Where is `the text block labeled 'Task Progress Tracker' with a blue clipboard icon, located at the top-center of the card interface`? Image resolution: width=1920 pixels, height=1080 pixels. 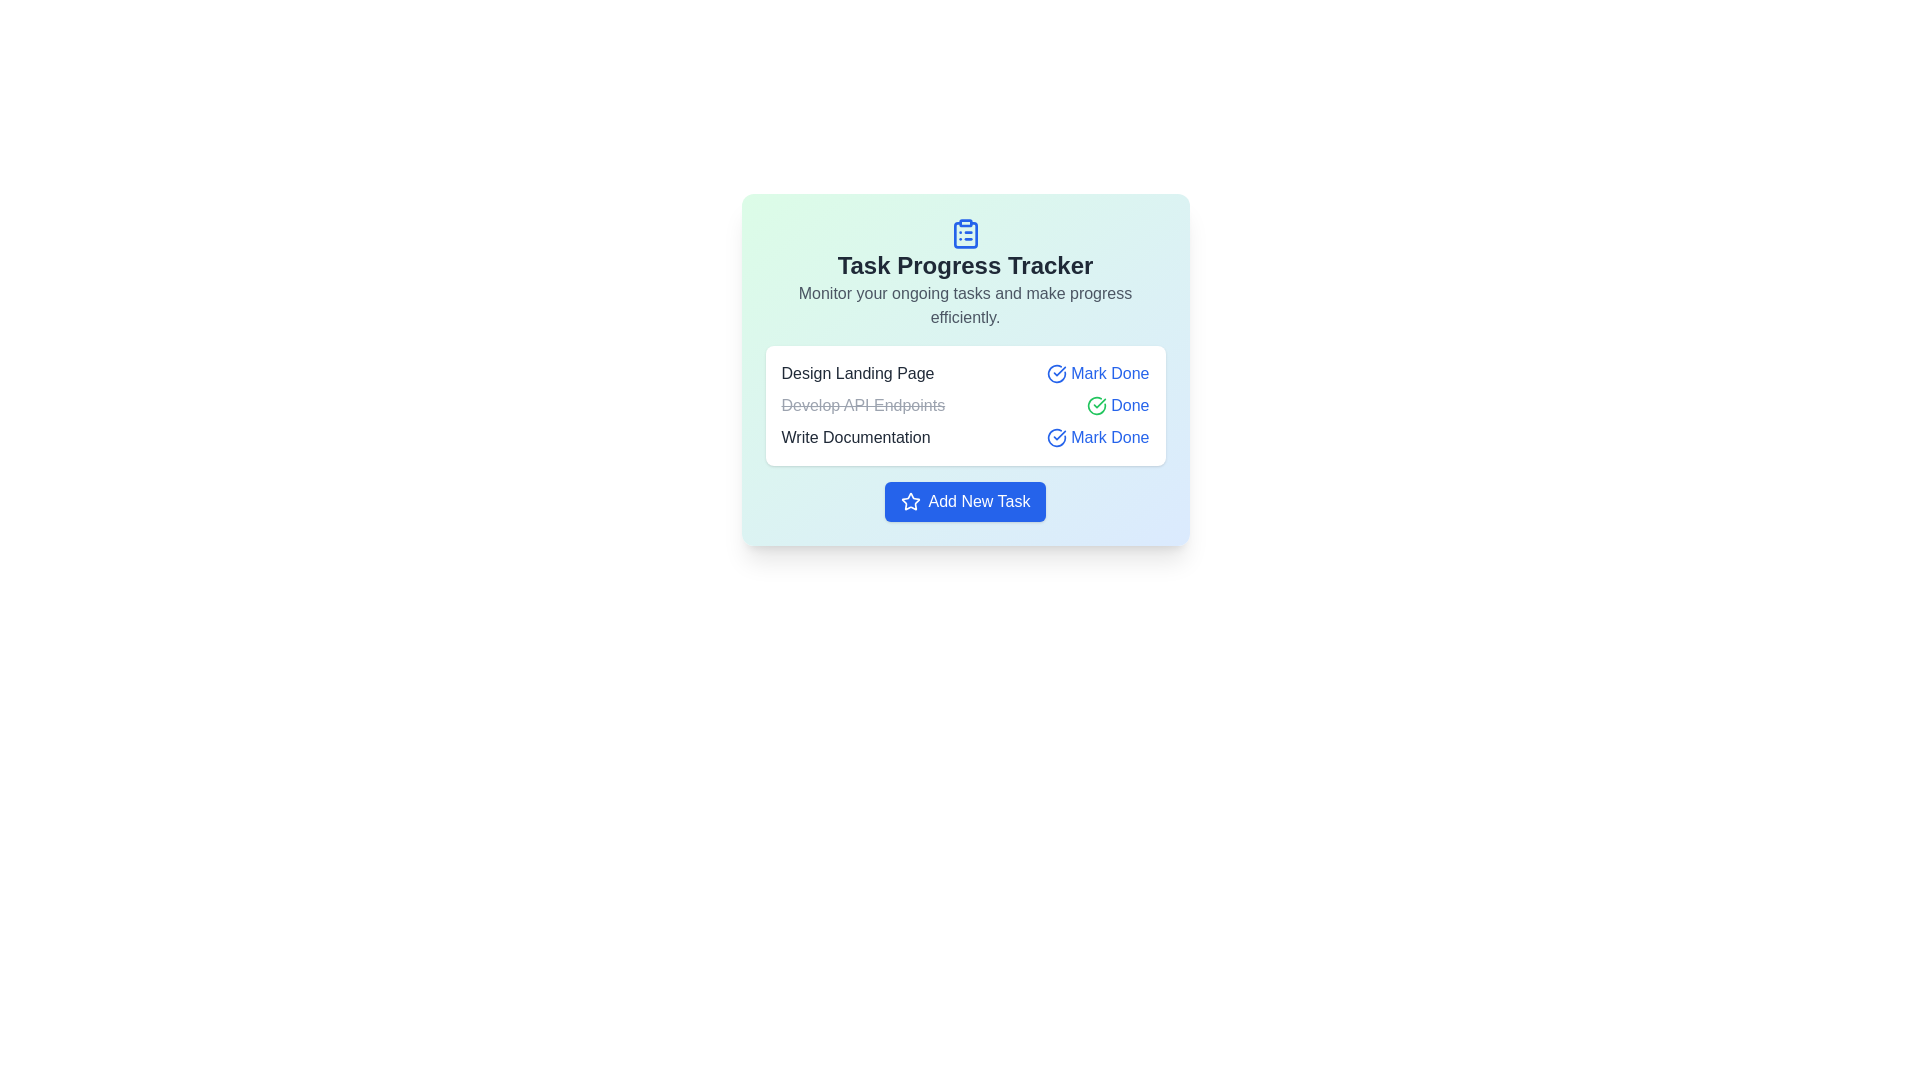 the text block labeled 'Task Progress Tracker' with a blue clipboard icon, located at the top-center of the card interface is located at coordinates (965, 273).